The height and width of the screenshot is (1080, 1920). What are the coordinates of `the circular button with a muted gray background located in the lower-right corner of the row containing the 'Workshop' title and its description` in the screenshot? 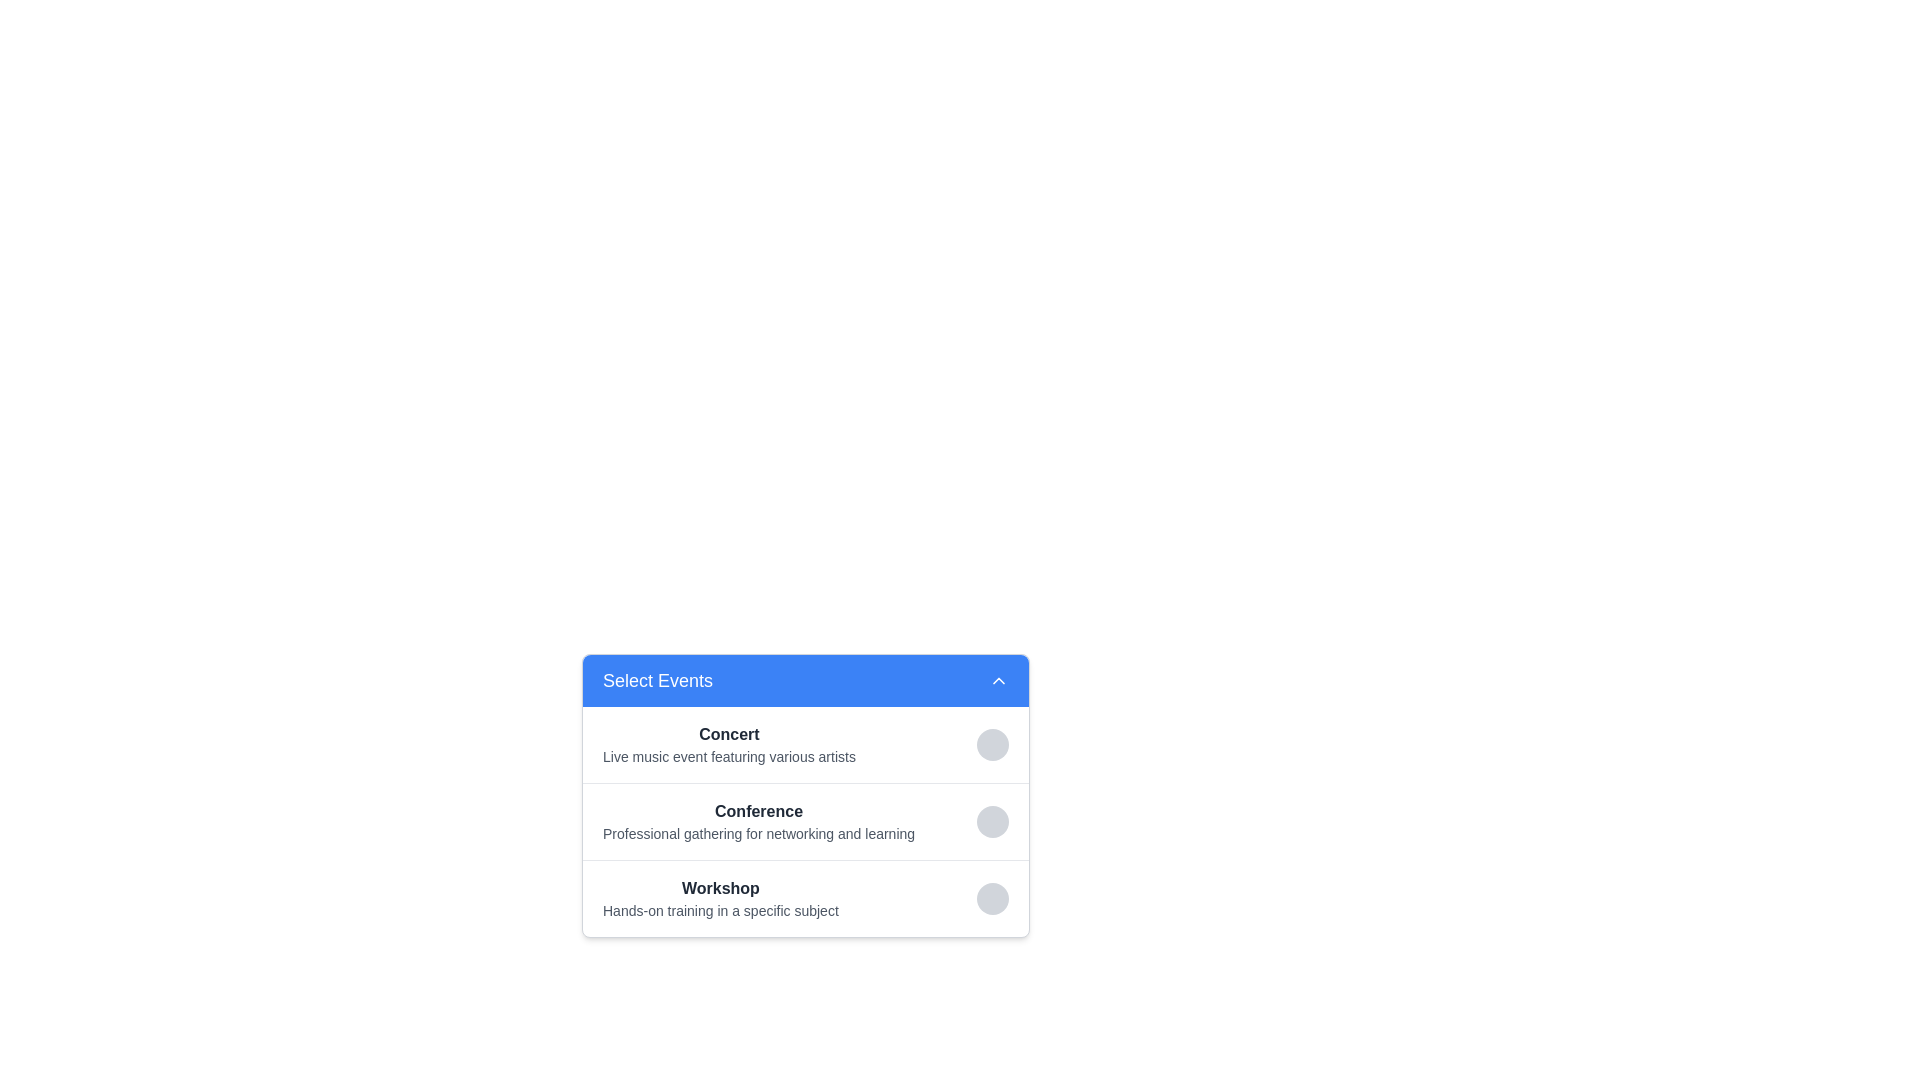 It's located at (993, 897).